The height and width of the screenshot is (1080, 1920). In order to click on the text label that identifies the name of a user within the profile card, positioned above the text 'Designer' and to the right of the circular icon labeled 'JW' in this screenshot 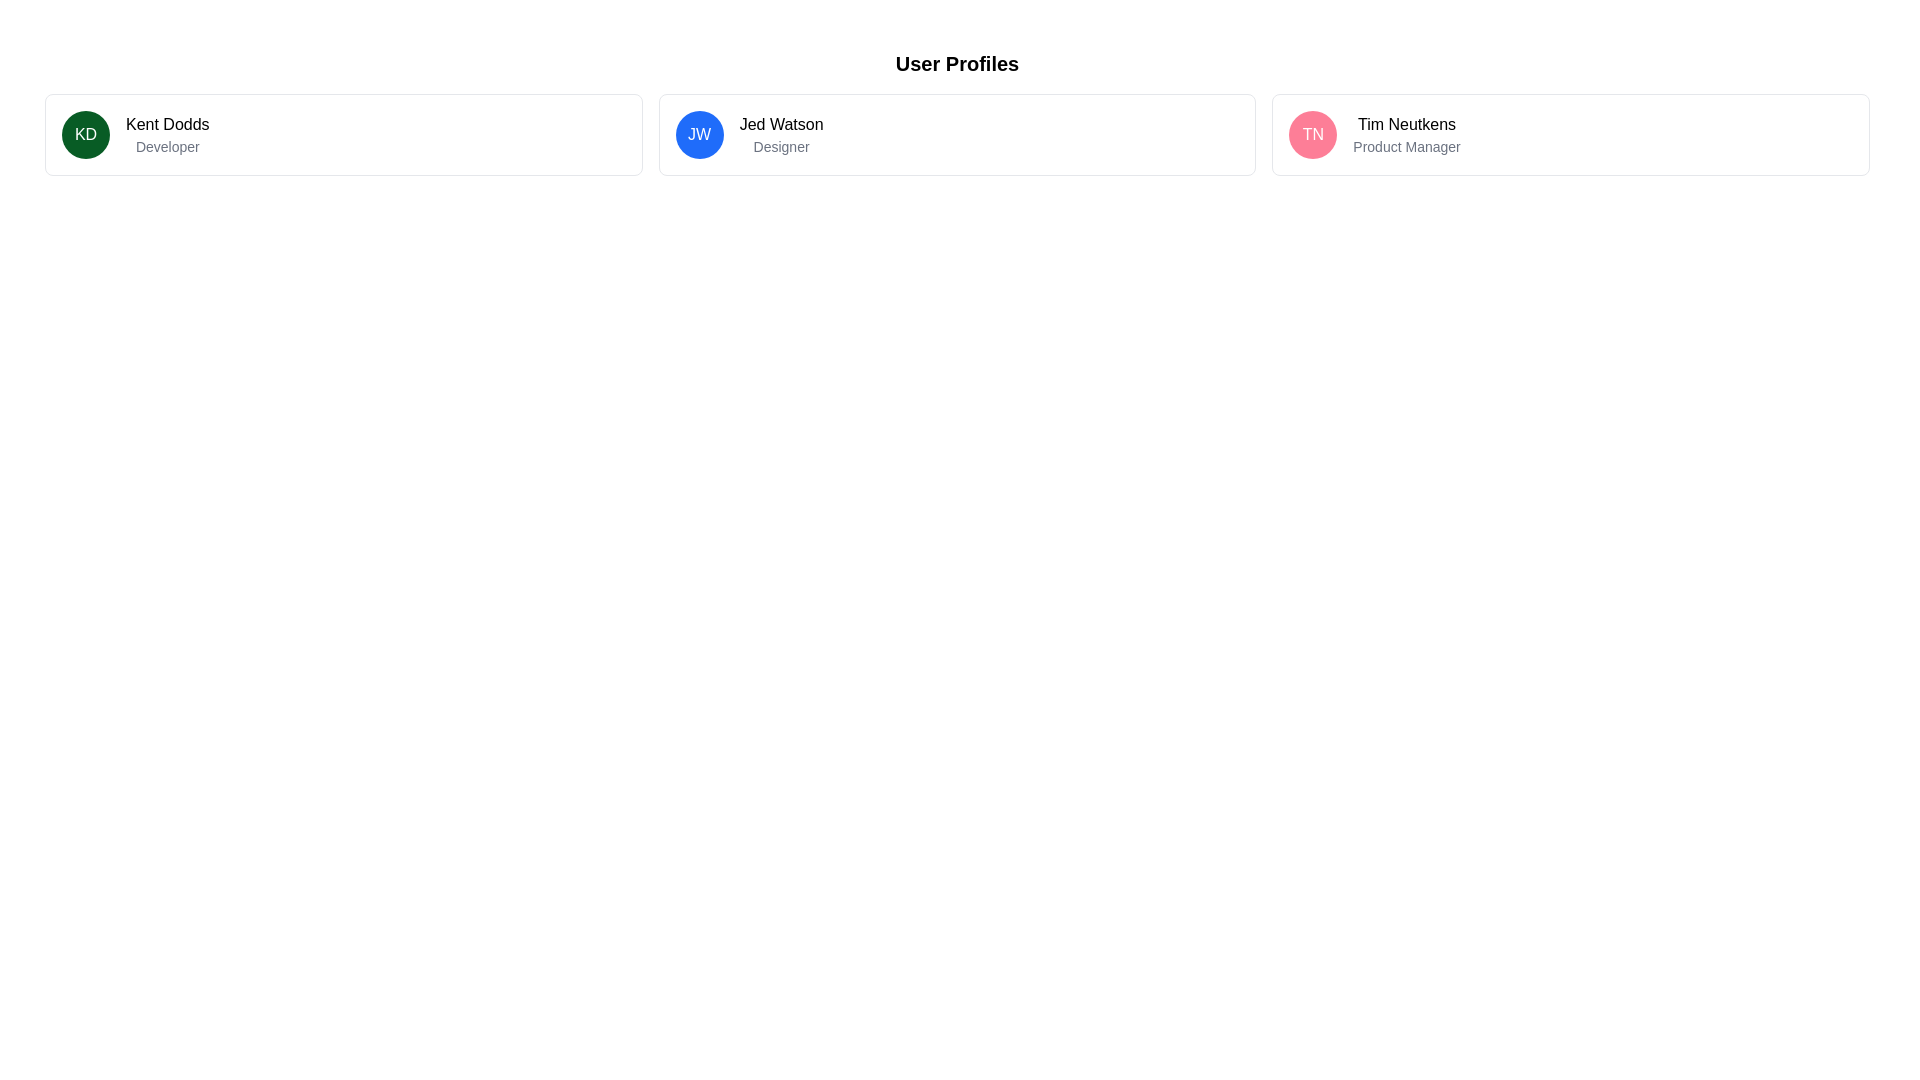, I will do `click(780, 124)`.